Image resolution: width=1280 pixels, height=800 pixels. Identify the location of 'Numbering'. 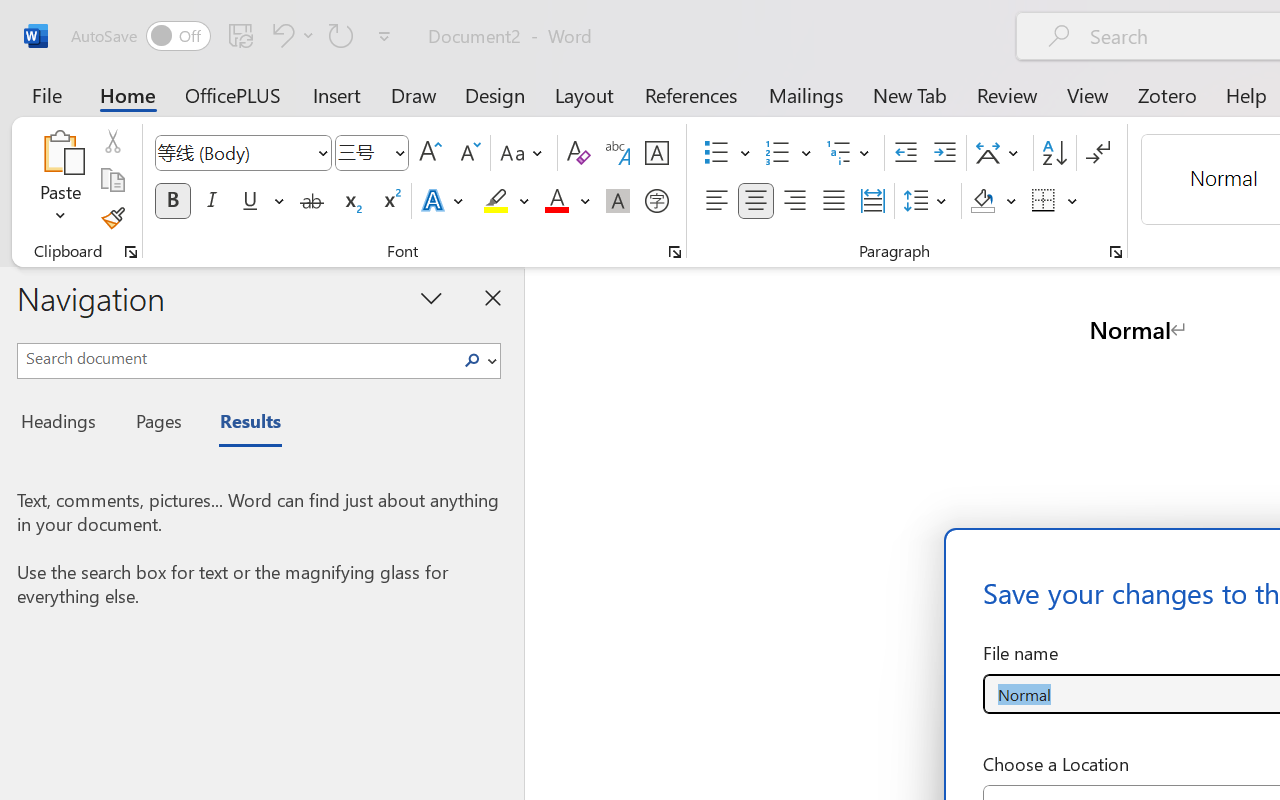
(777, 153).